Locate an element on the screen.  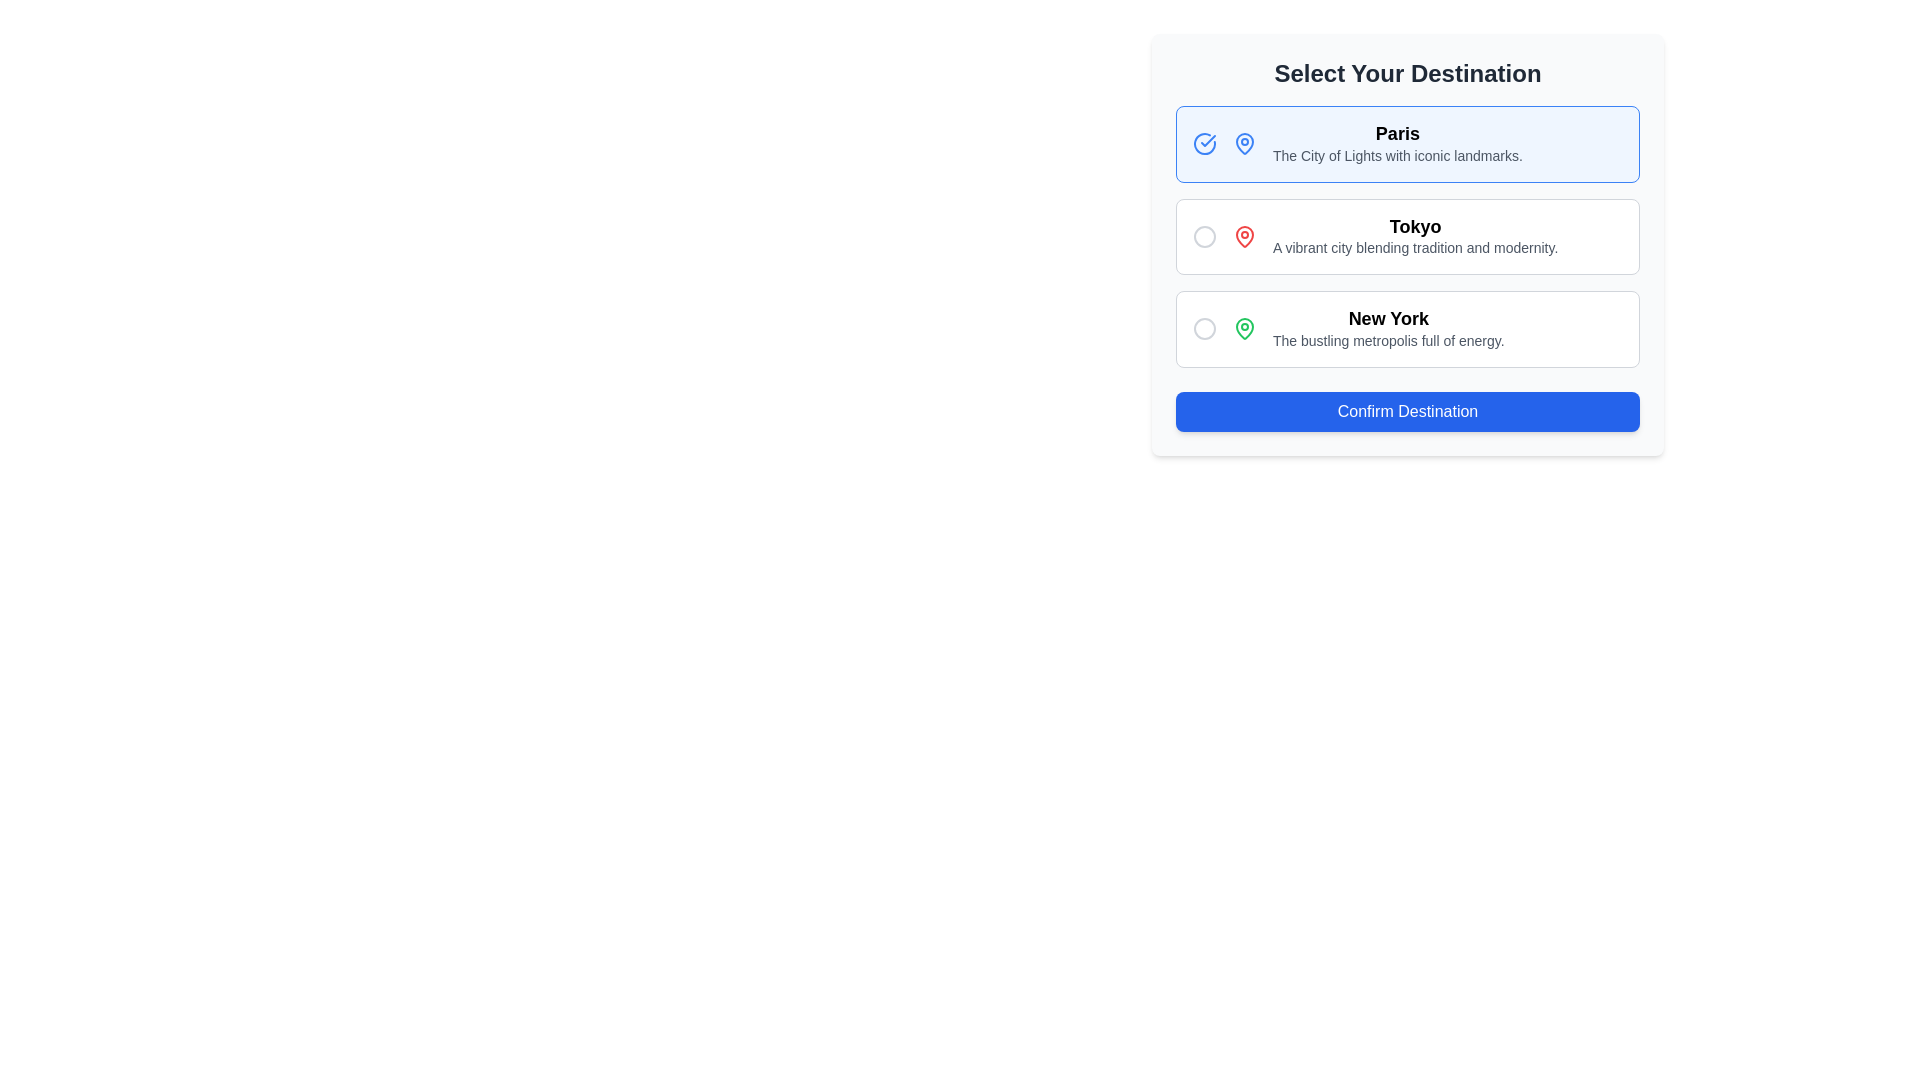
the label displaying information about 'Tokyo', which is the second item in a stacked layout of destinations between 'Paris' and 'New York' is located at coordinates (1414, 235).